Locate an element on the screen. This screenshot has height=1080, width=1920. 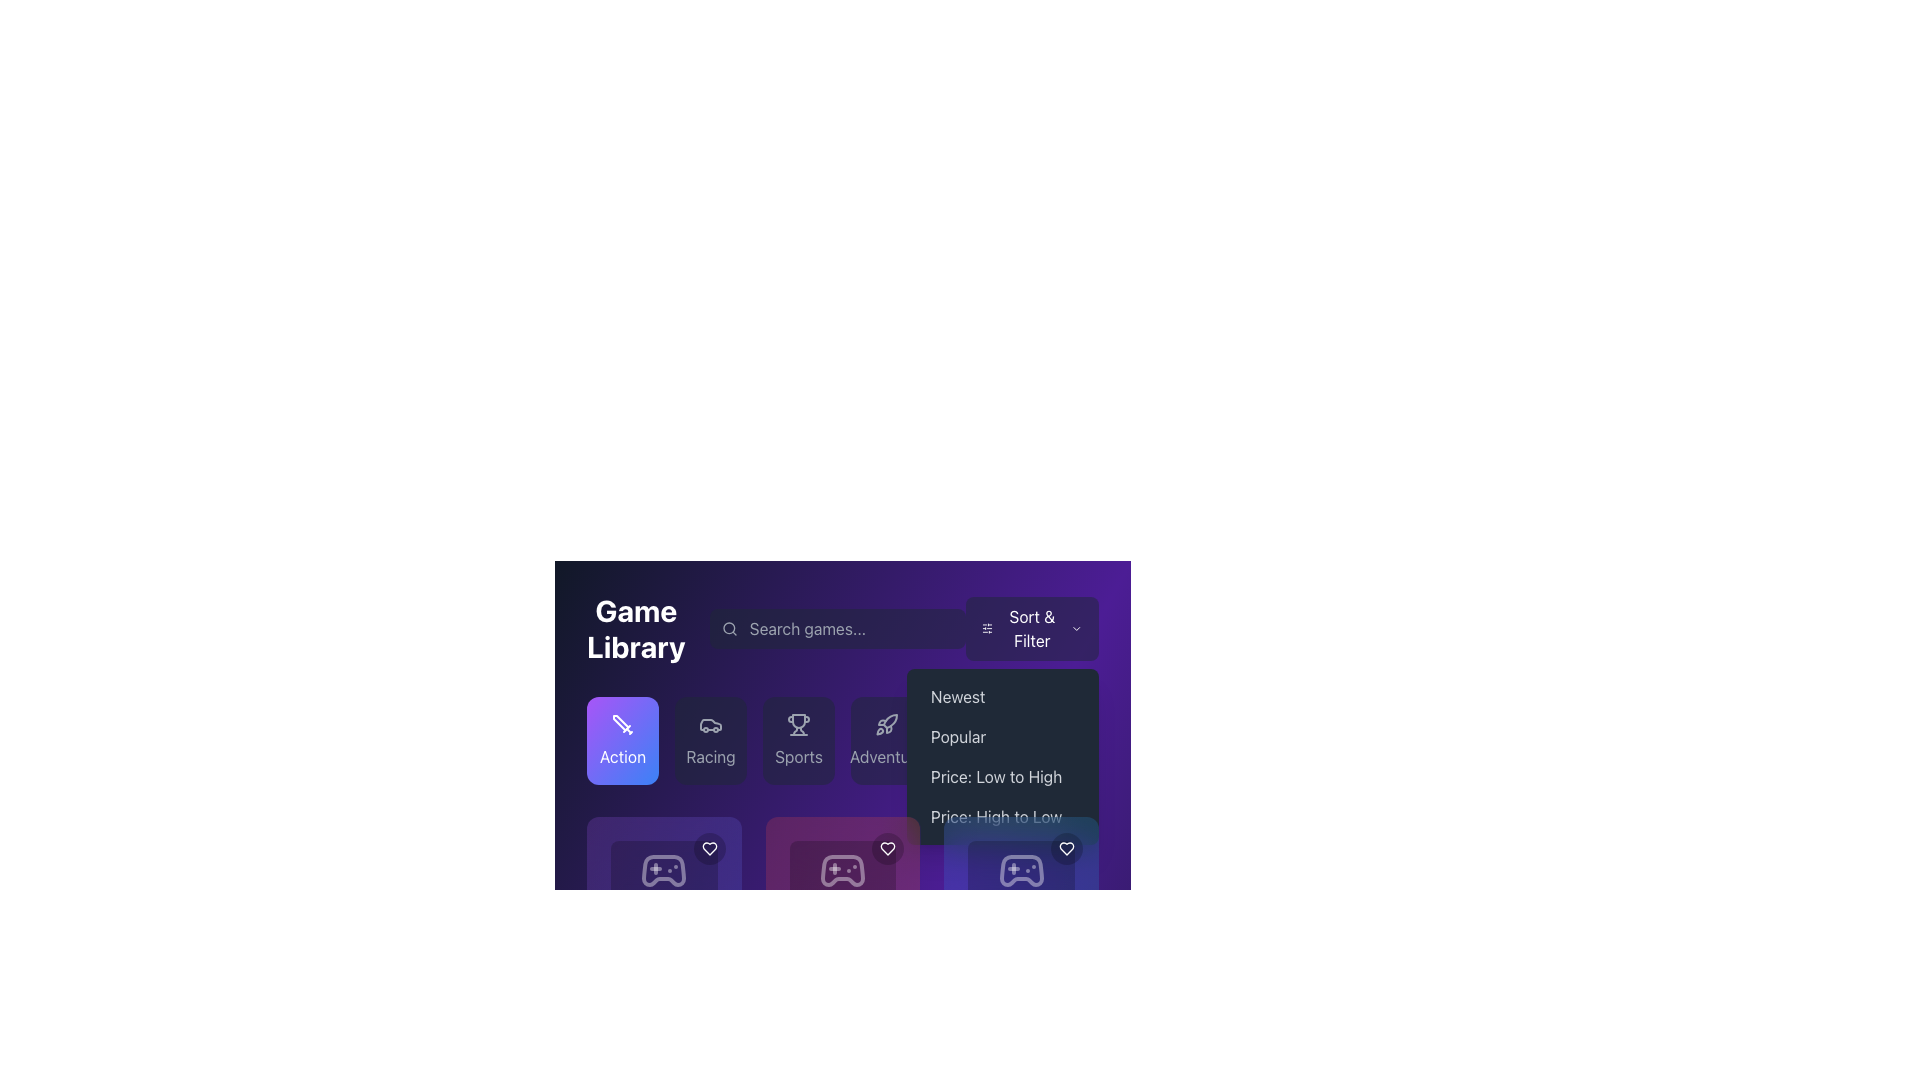
the rocket icon representing the 'Adventure' category card, which is located in the center-top section of the card labeled 'Adventure' is located at coordinates (886, 725).